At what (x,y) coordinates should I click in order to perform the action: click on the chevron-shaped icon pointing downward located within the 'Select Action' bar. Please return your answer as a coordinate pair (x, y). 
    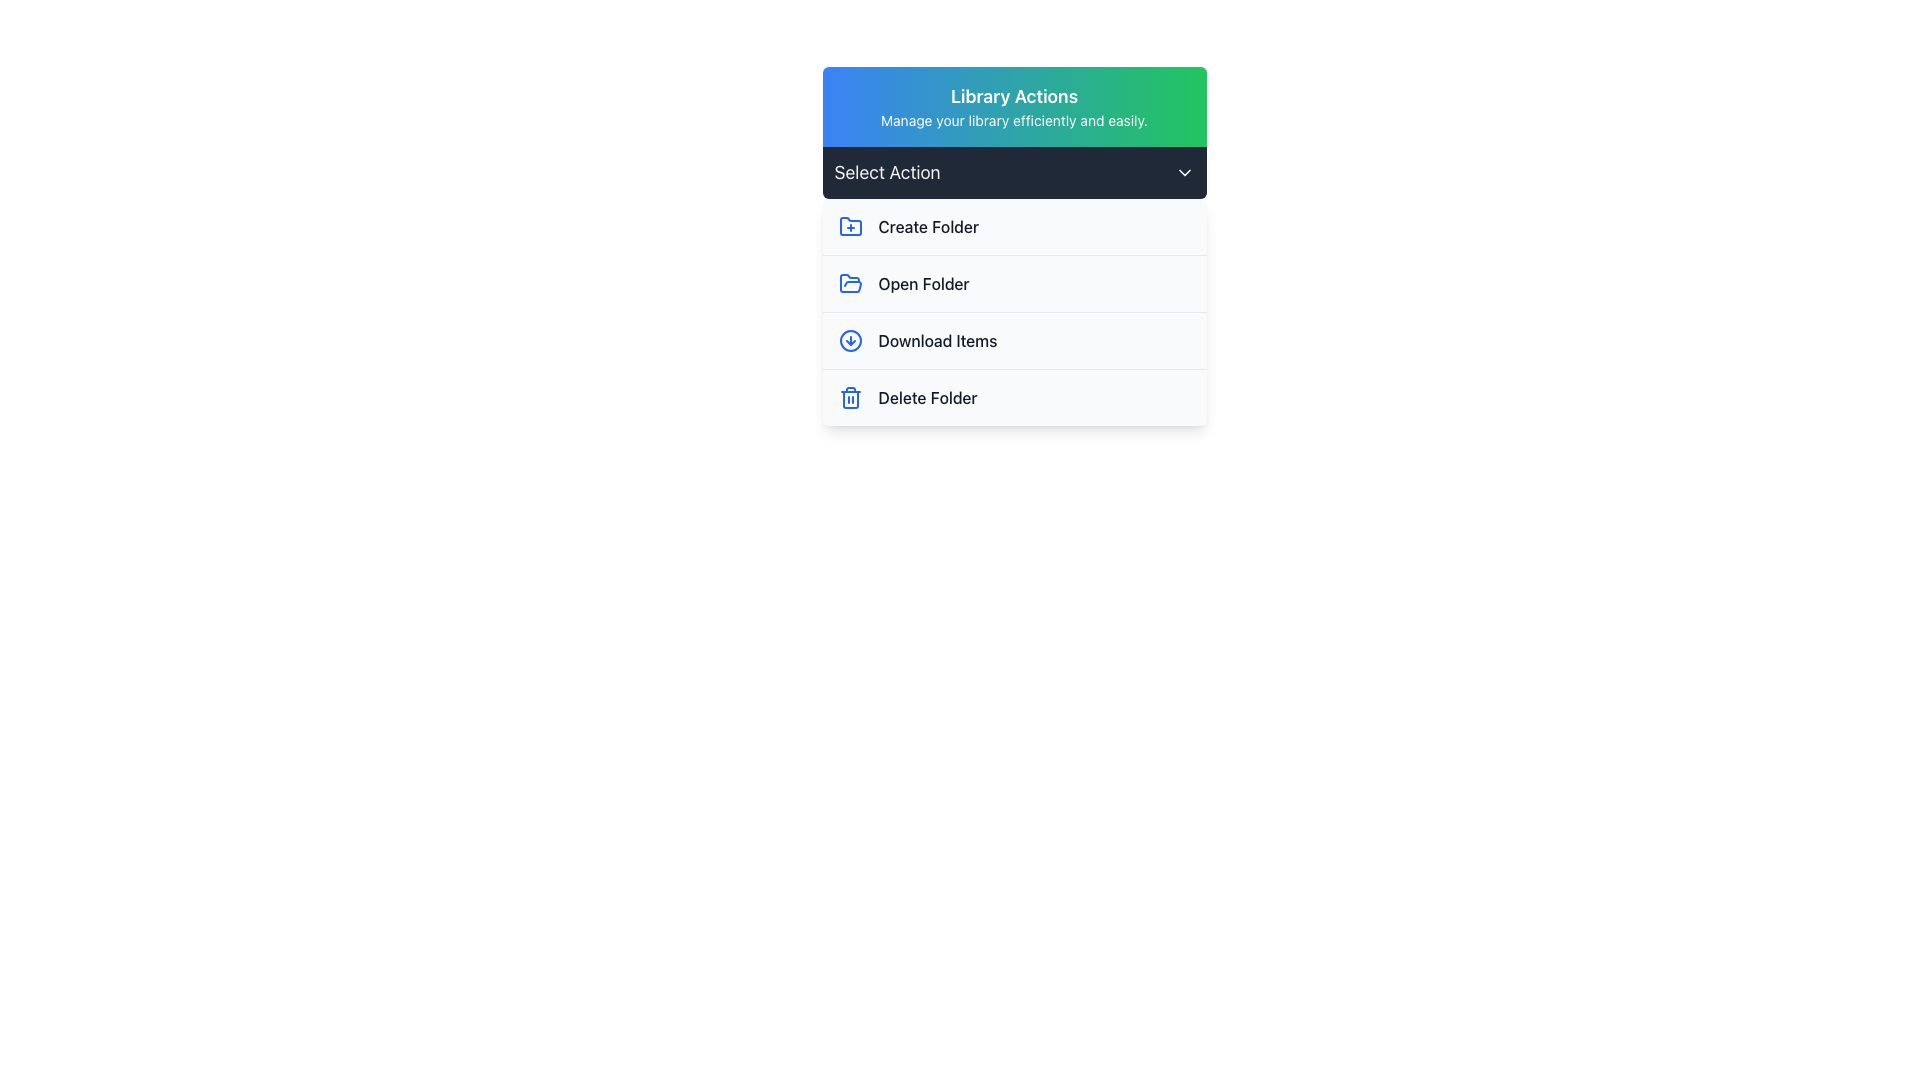
    Looking at the image, I should click on (1184, 172).